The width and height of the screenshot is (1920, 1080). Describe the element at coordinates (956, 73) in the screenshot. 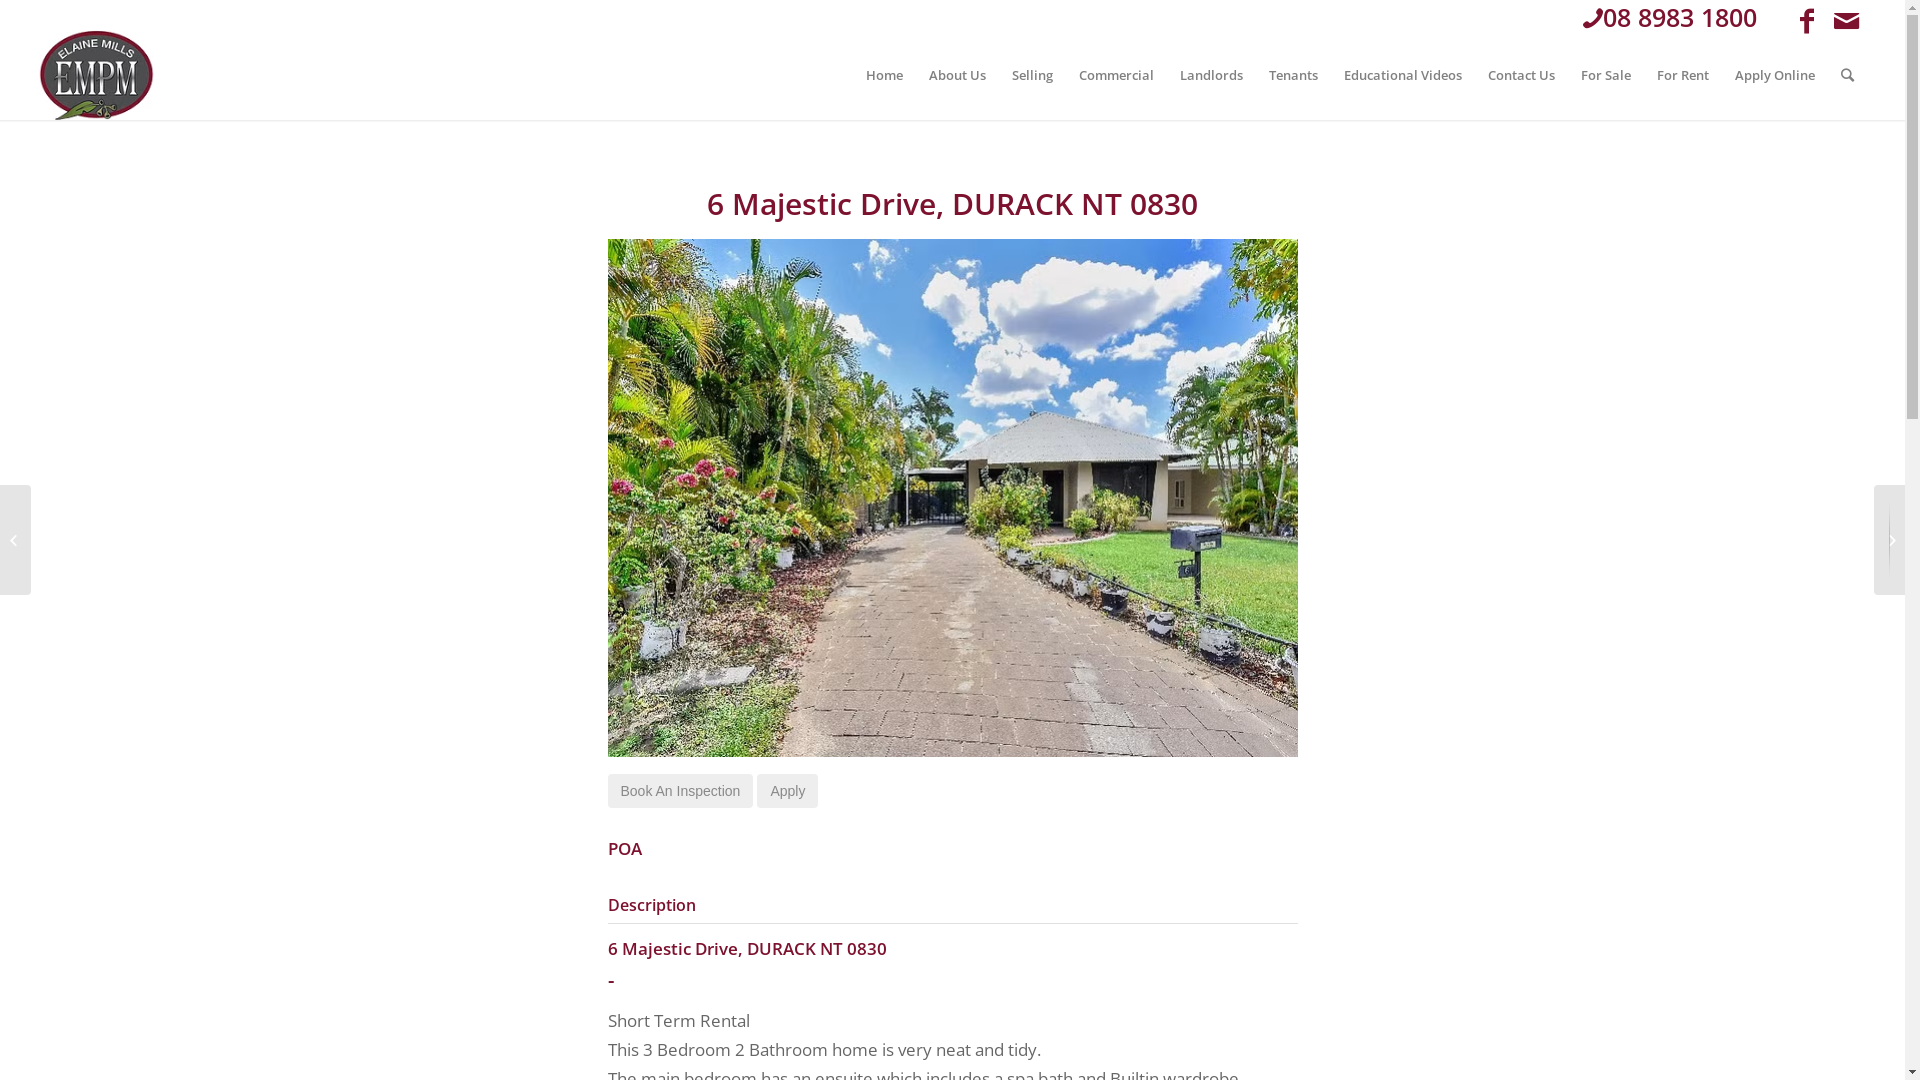

I see `'About Us'` at that location.